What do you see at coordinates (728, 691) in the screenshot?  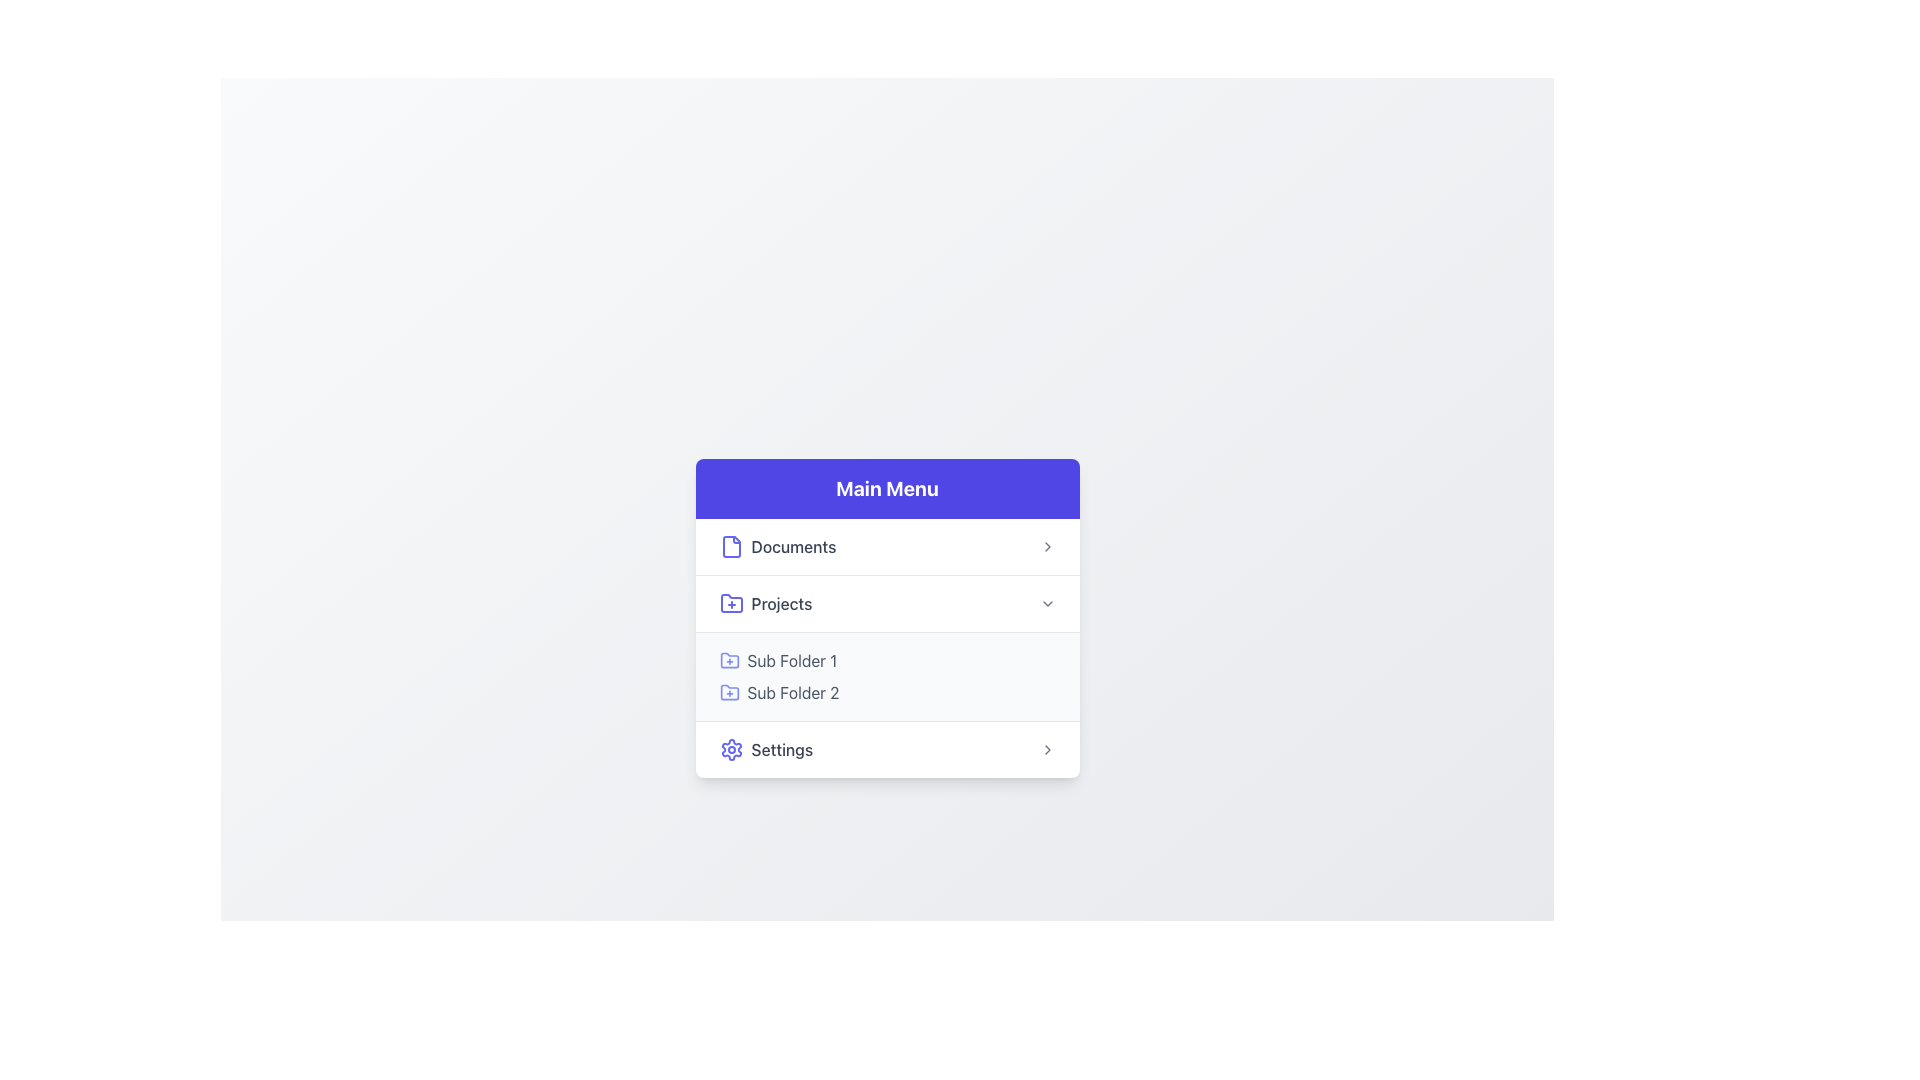 I see `the icon located to the left of the label text 'Sub Folder 2'` at bounding box center [728, 691].